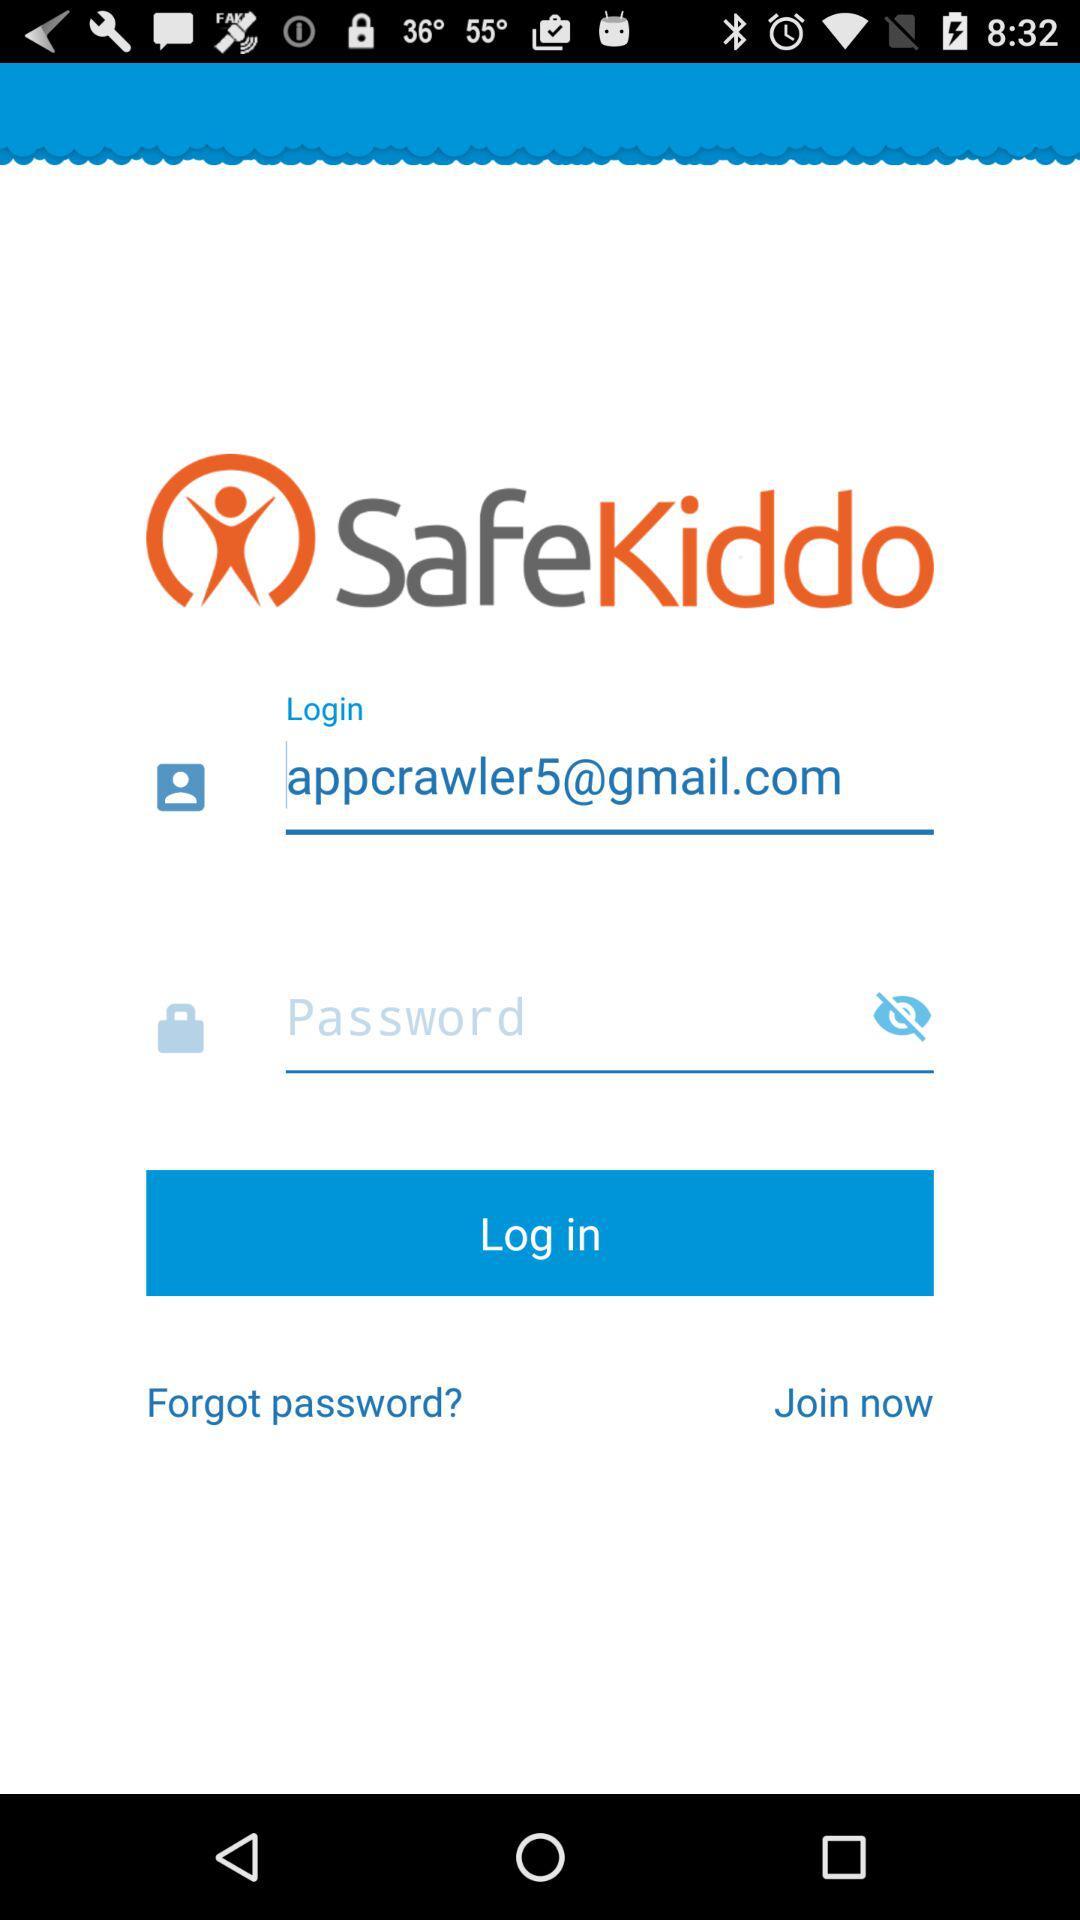 The height and width of the screenshot is (1920, 1080). I want to click on to type password, so click(540, 1010).